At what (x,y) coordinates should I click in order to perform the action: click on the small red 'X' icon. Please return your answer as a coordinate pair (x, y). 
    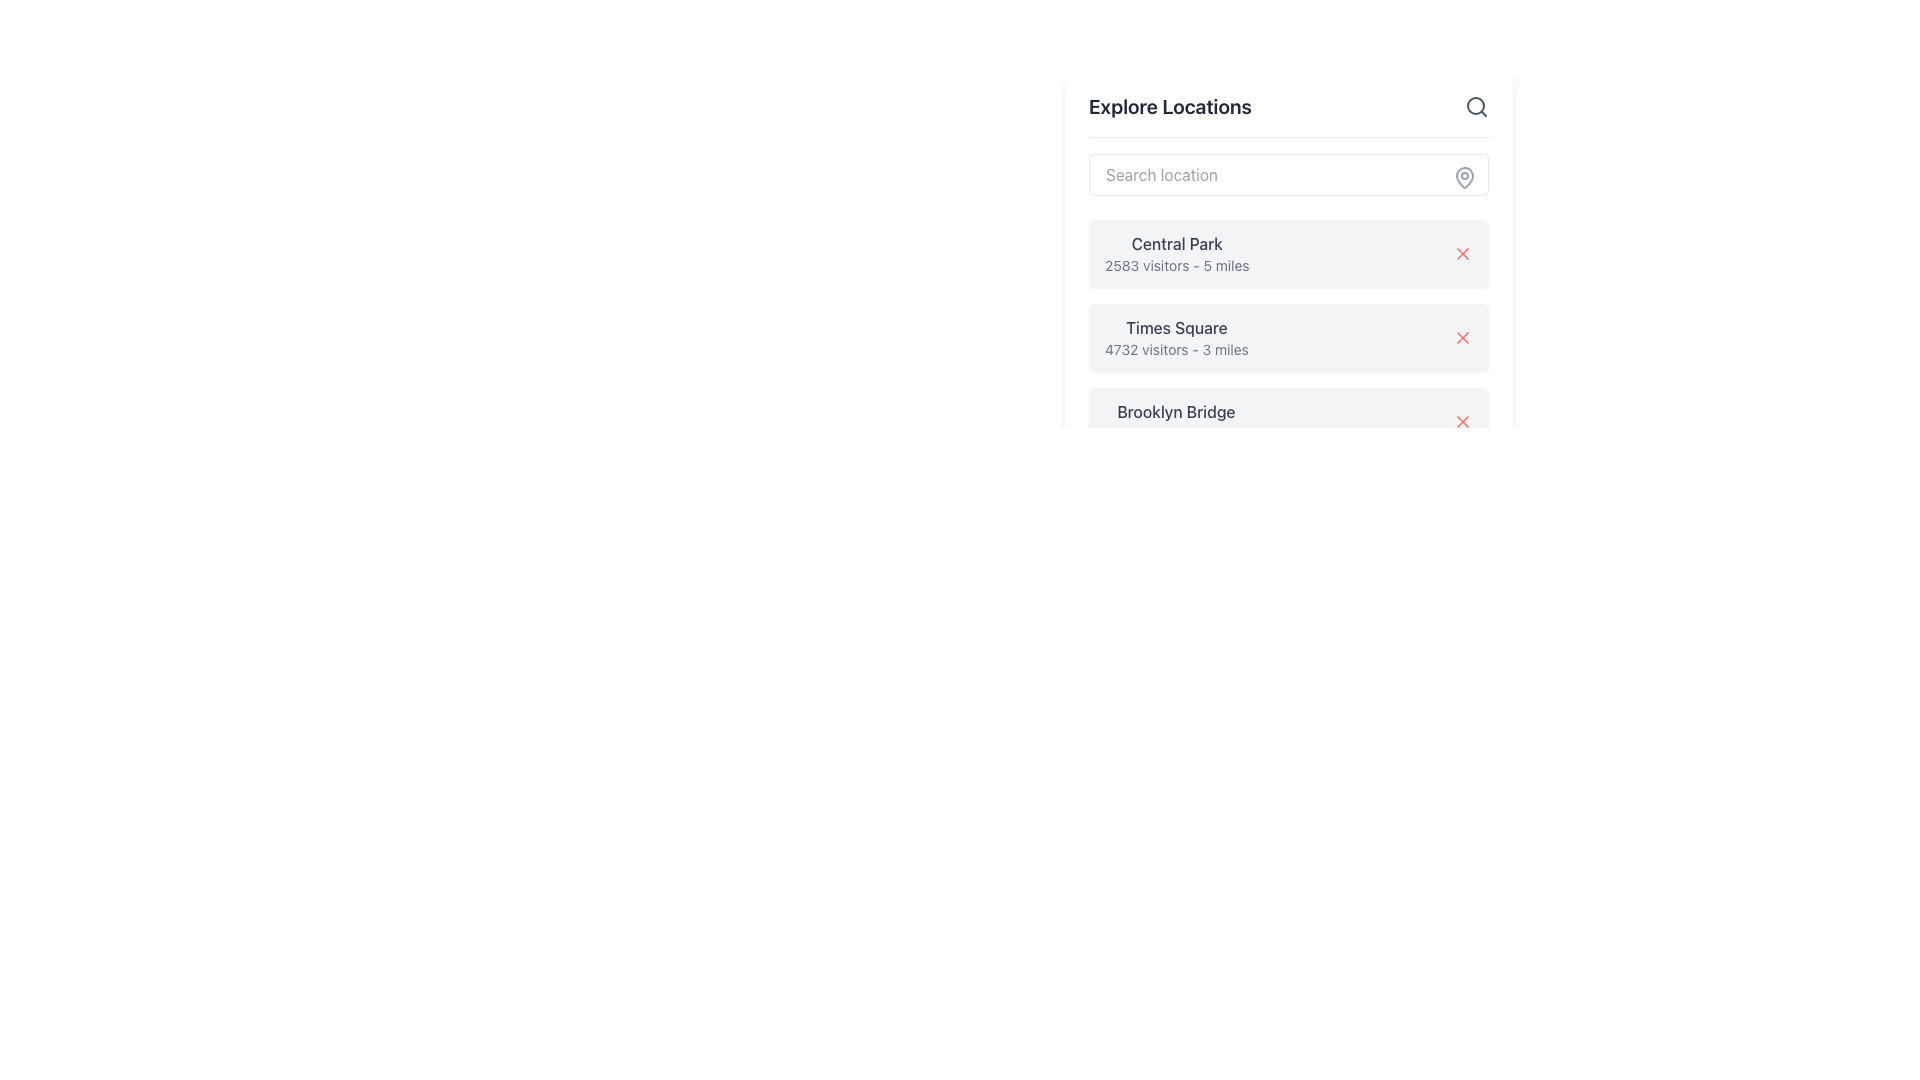
    Looking at the image, I should click on (1463, 337).